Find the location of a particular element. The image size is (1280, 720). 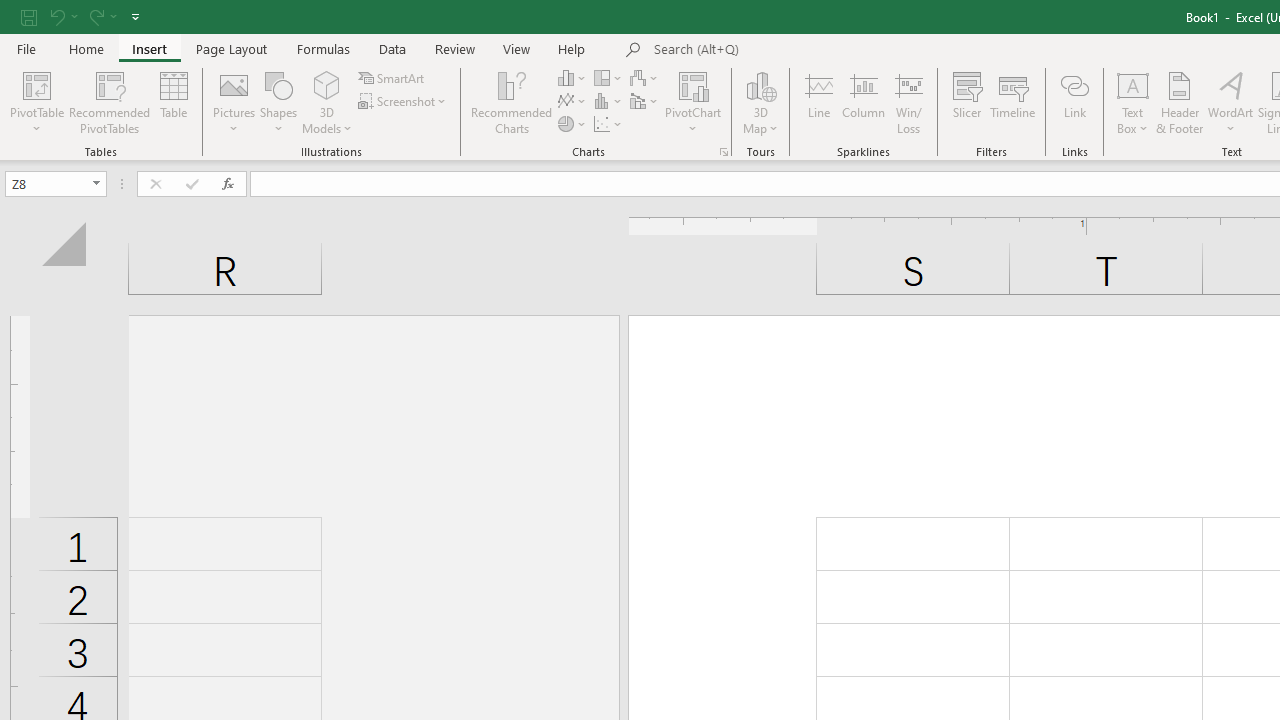

'PivotTable' is located at coordinates (37, 103).